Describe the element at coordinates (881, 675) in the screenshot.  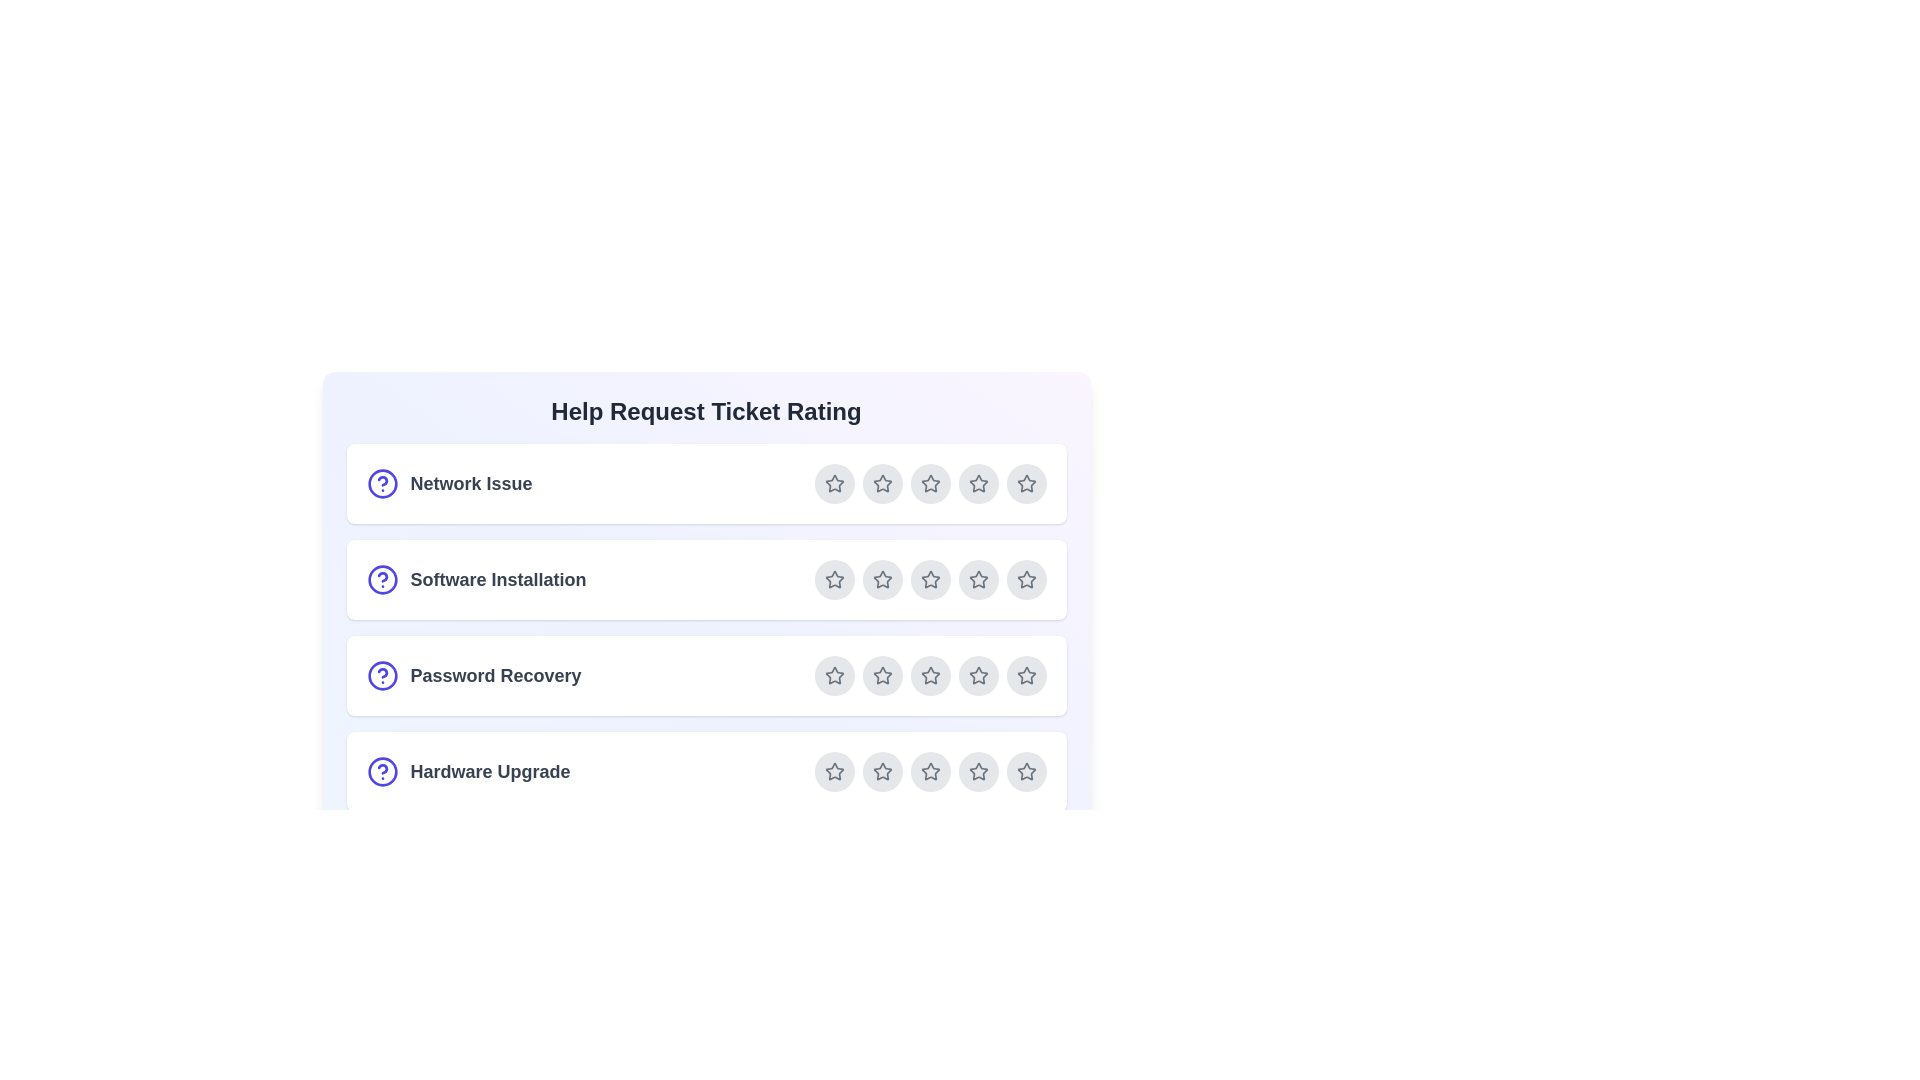
I see `the star corresponding to 2 for the ticket Password Recovery` at that location.